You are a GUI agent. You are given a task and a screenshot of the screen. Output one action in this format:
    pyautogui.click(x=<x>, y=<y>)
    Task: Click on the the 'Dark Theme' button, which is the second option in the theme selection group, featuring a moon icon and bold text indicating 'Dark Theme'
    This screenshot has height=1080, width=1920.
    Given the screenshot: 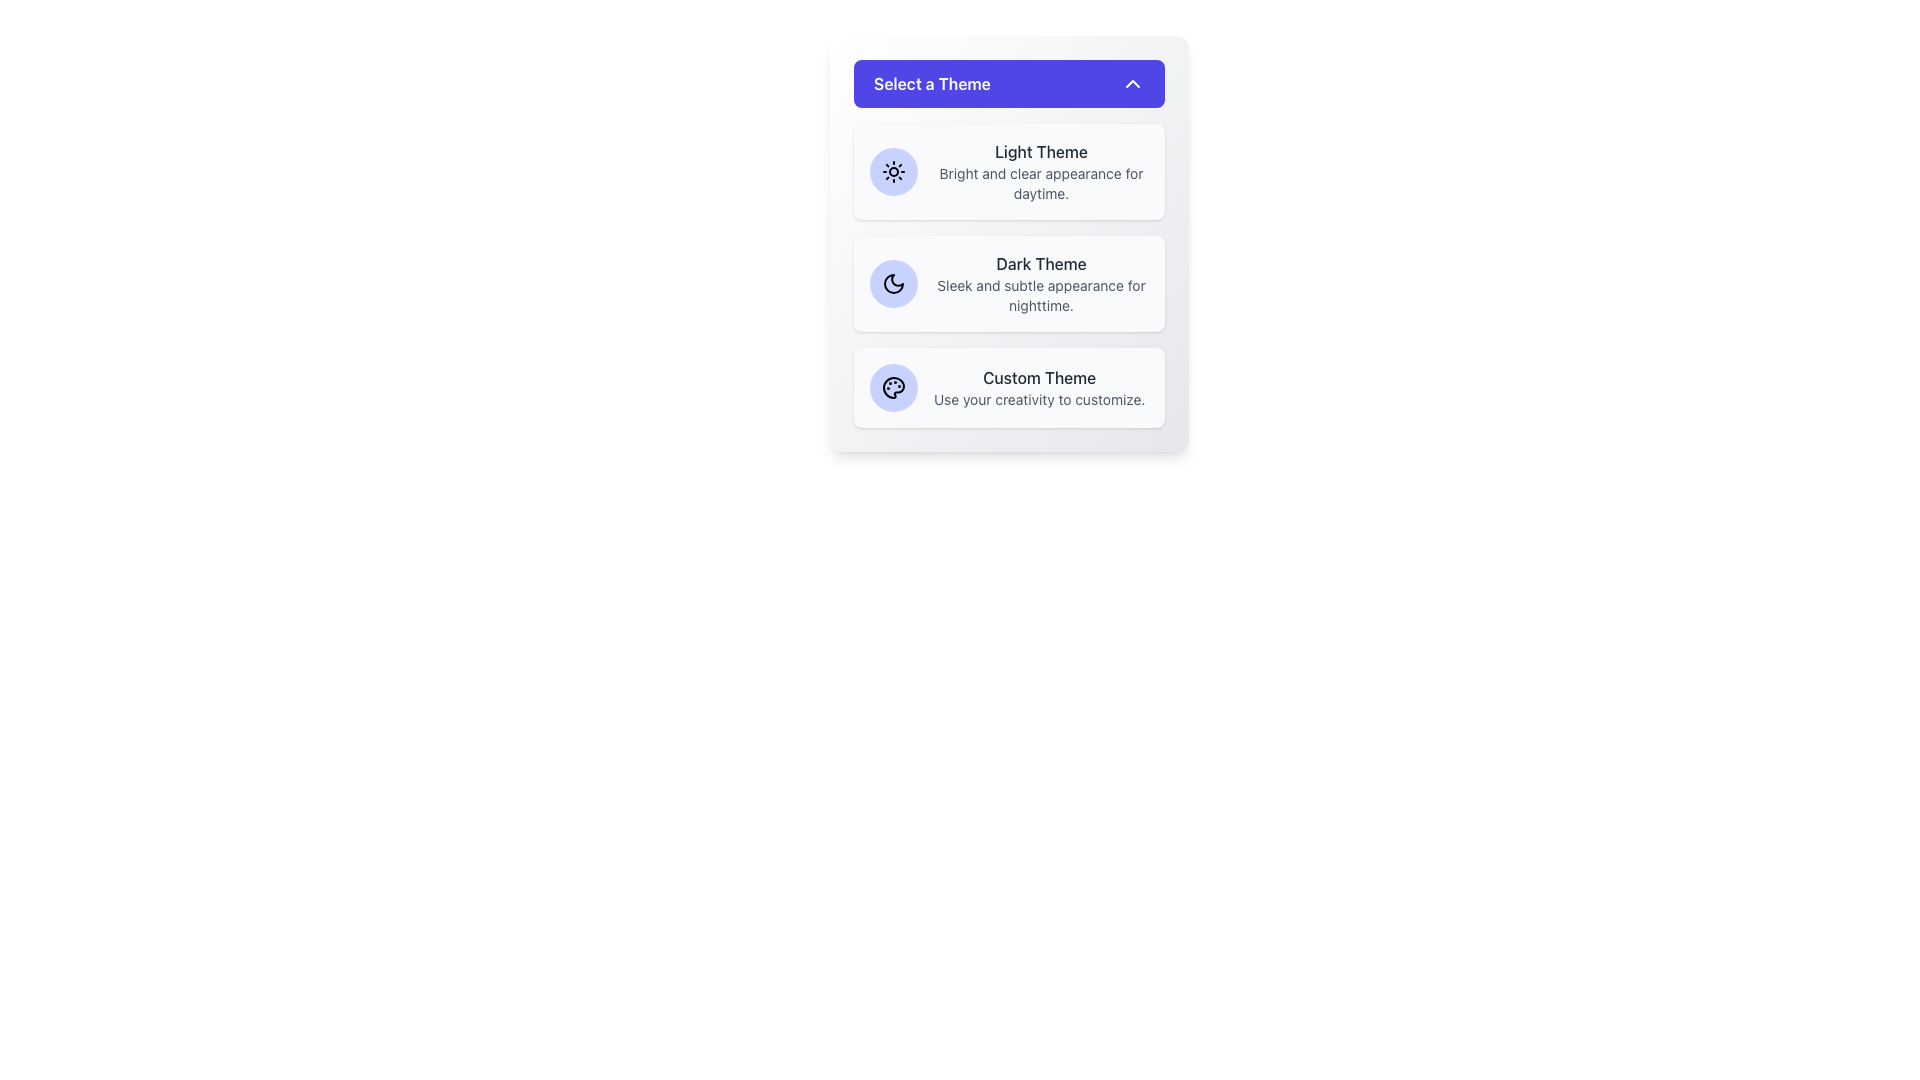 What is the action you would take?
    pyautogui.click(x=1009, y=284)
    